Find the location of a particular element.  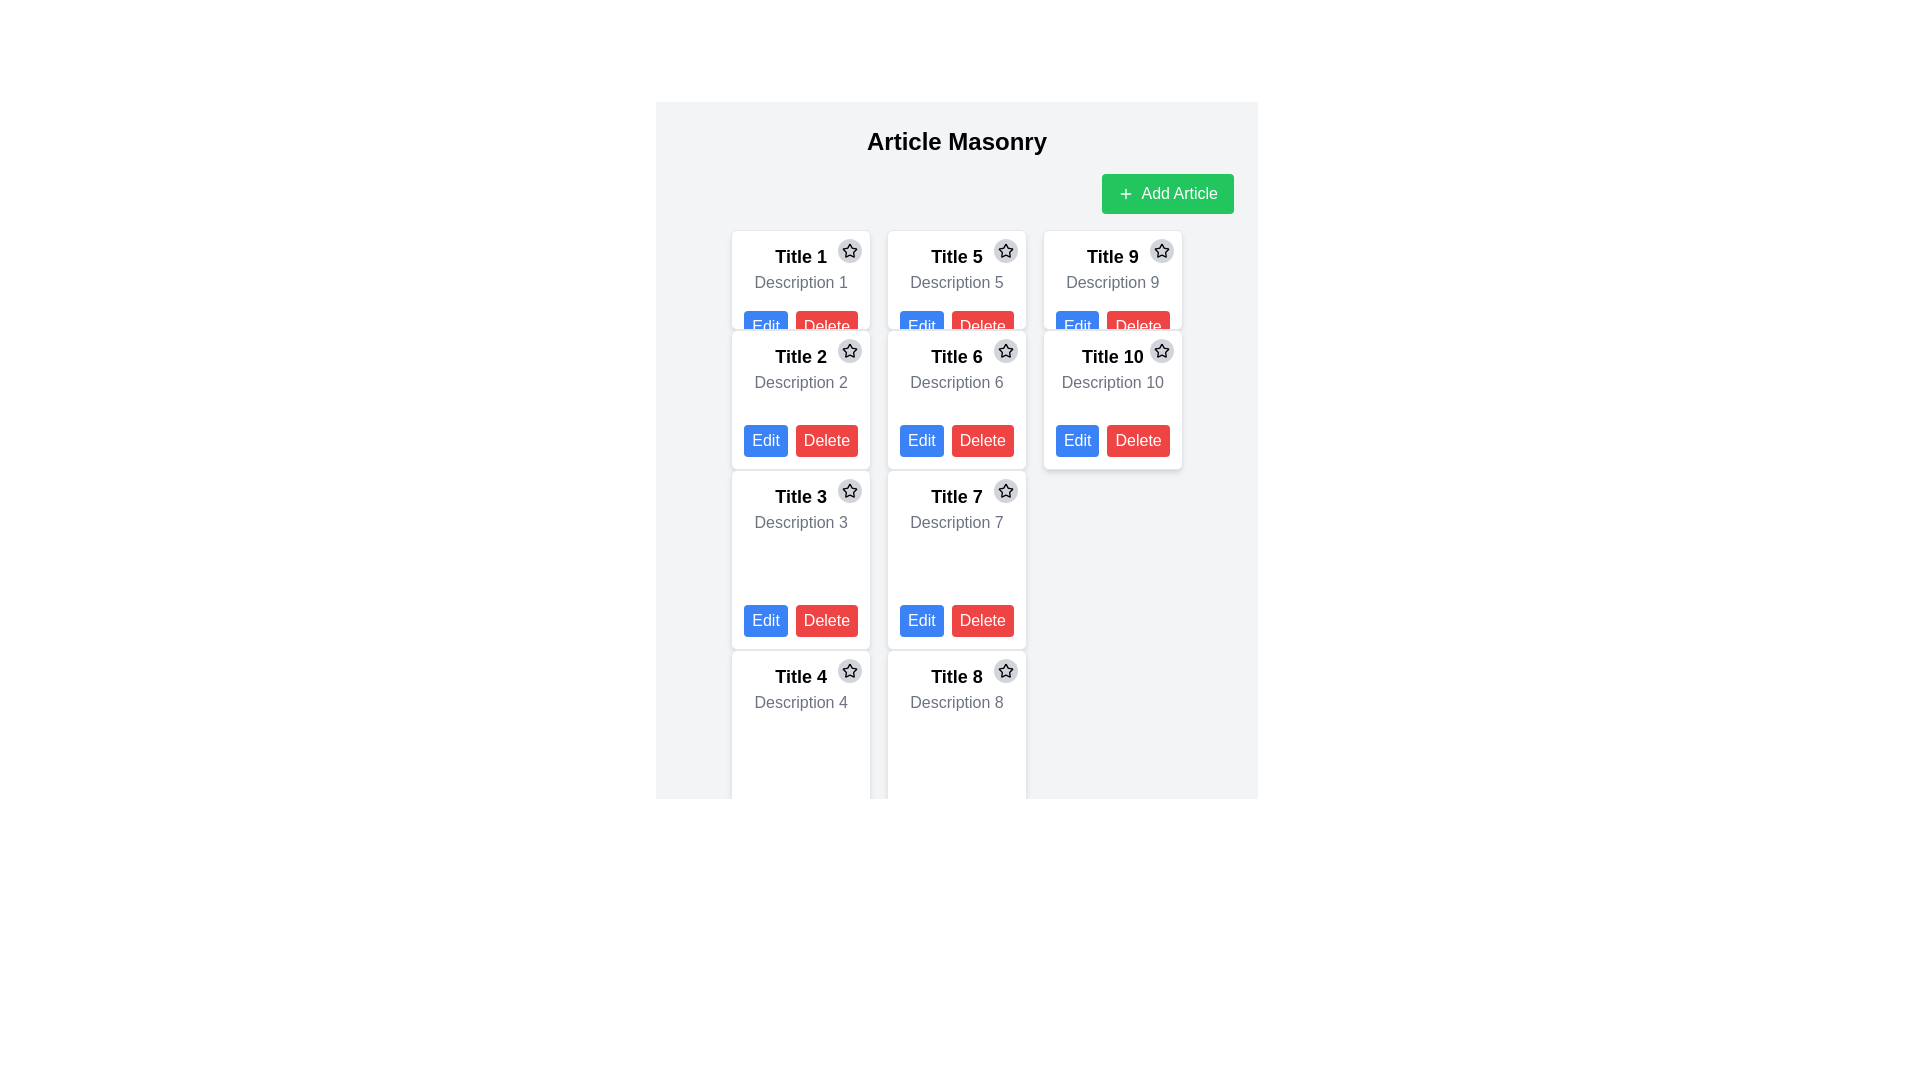

the rounded button with a gray background and a star-shaped icon located at the top-right corner of the card labeled 'Title 4 Description 4' to mark or unmark it as favorite is located at coordinates (850, 671).